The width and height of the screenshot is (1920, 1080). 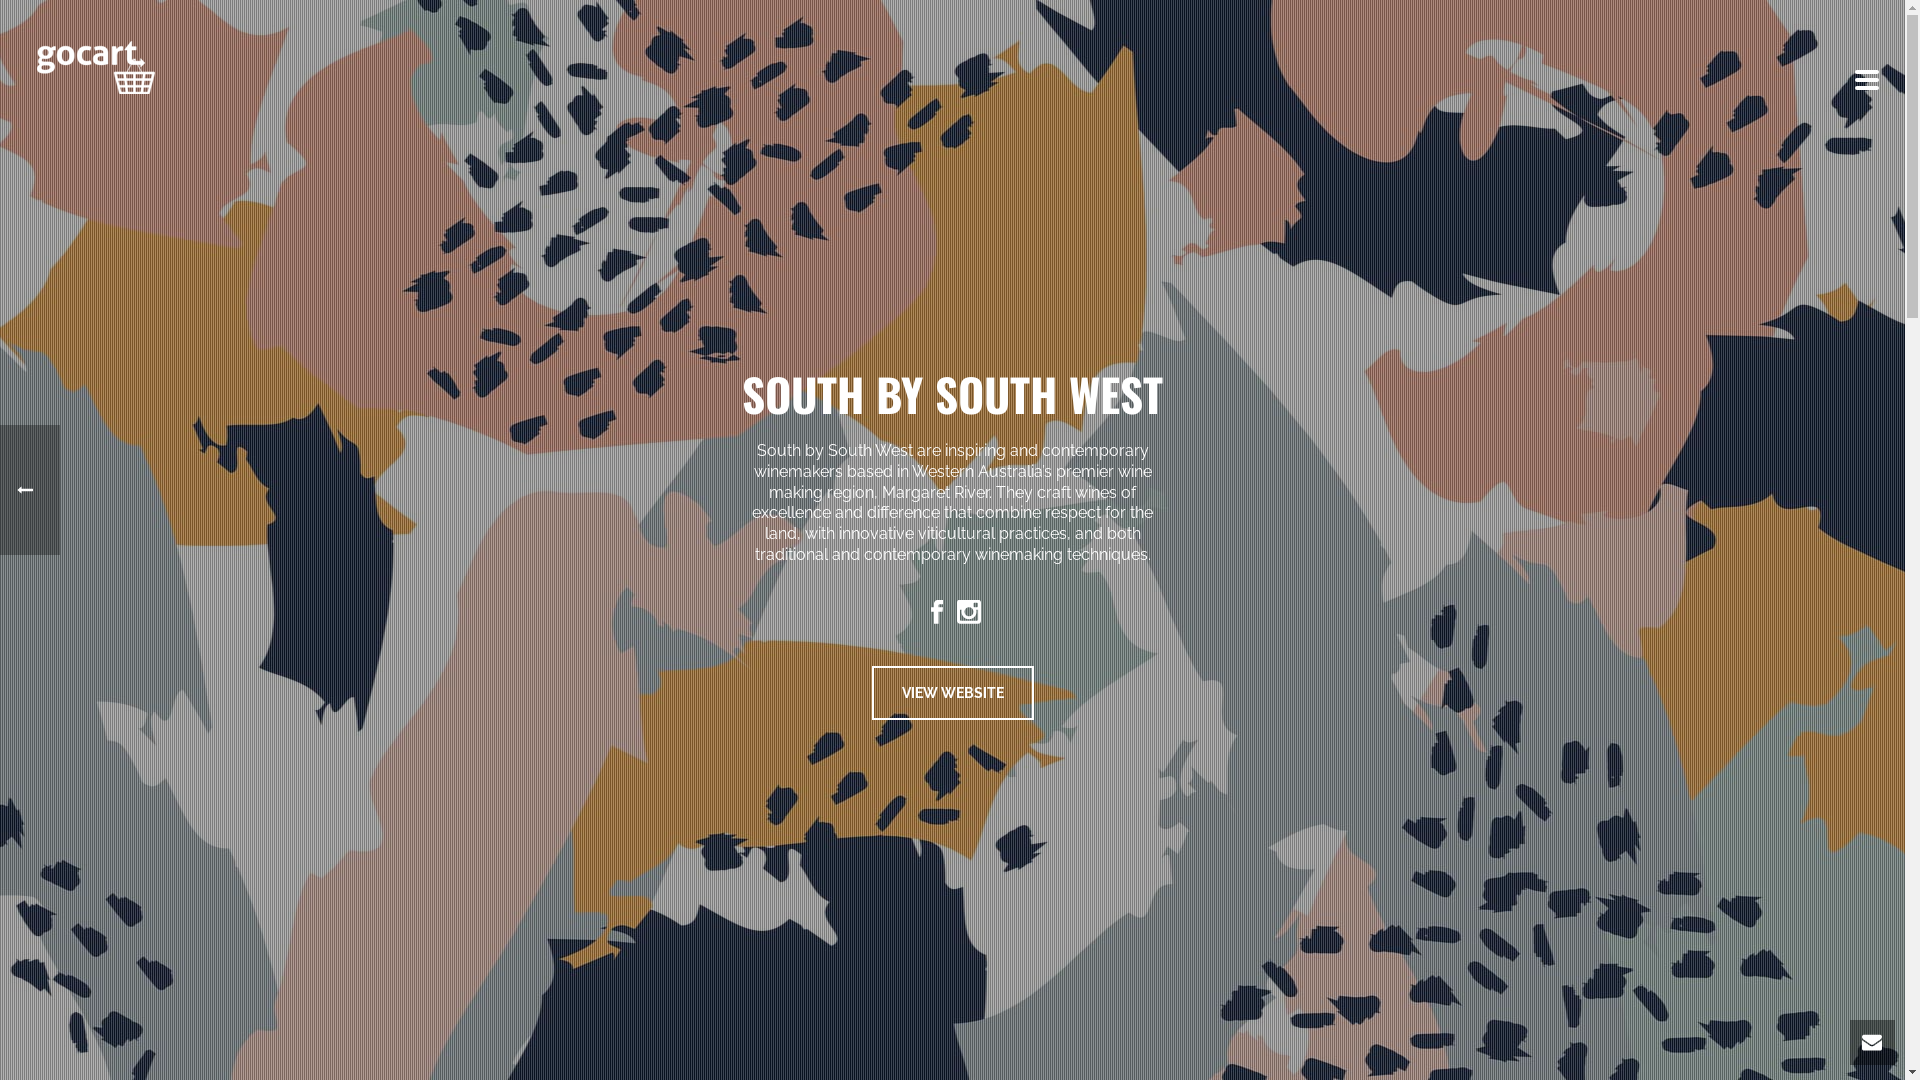 I want to click on 'SOUTH BY SOUTH WEST', so click(x=951, y=393).